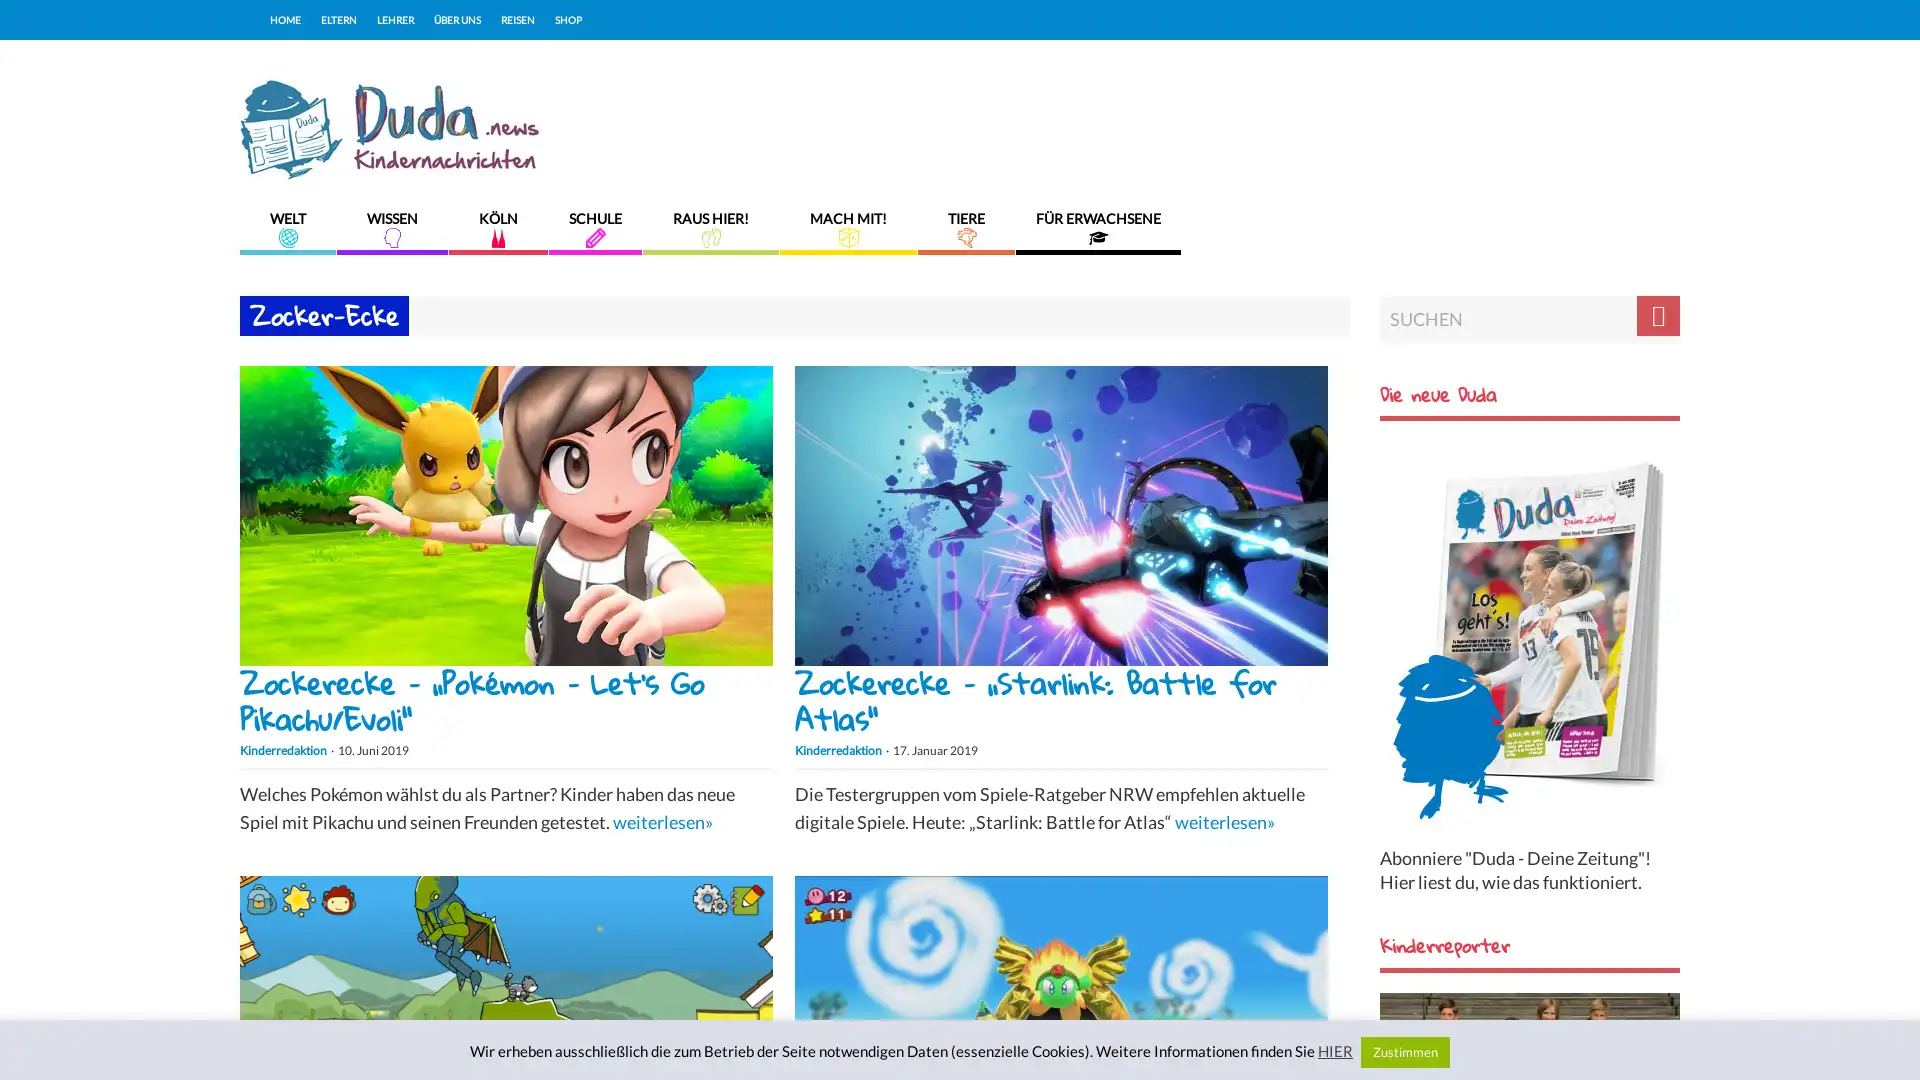 This screenshot has height=1080, width=1920. I want to click on Zustimmen, so click(1404, 1051).